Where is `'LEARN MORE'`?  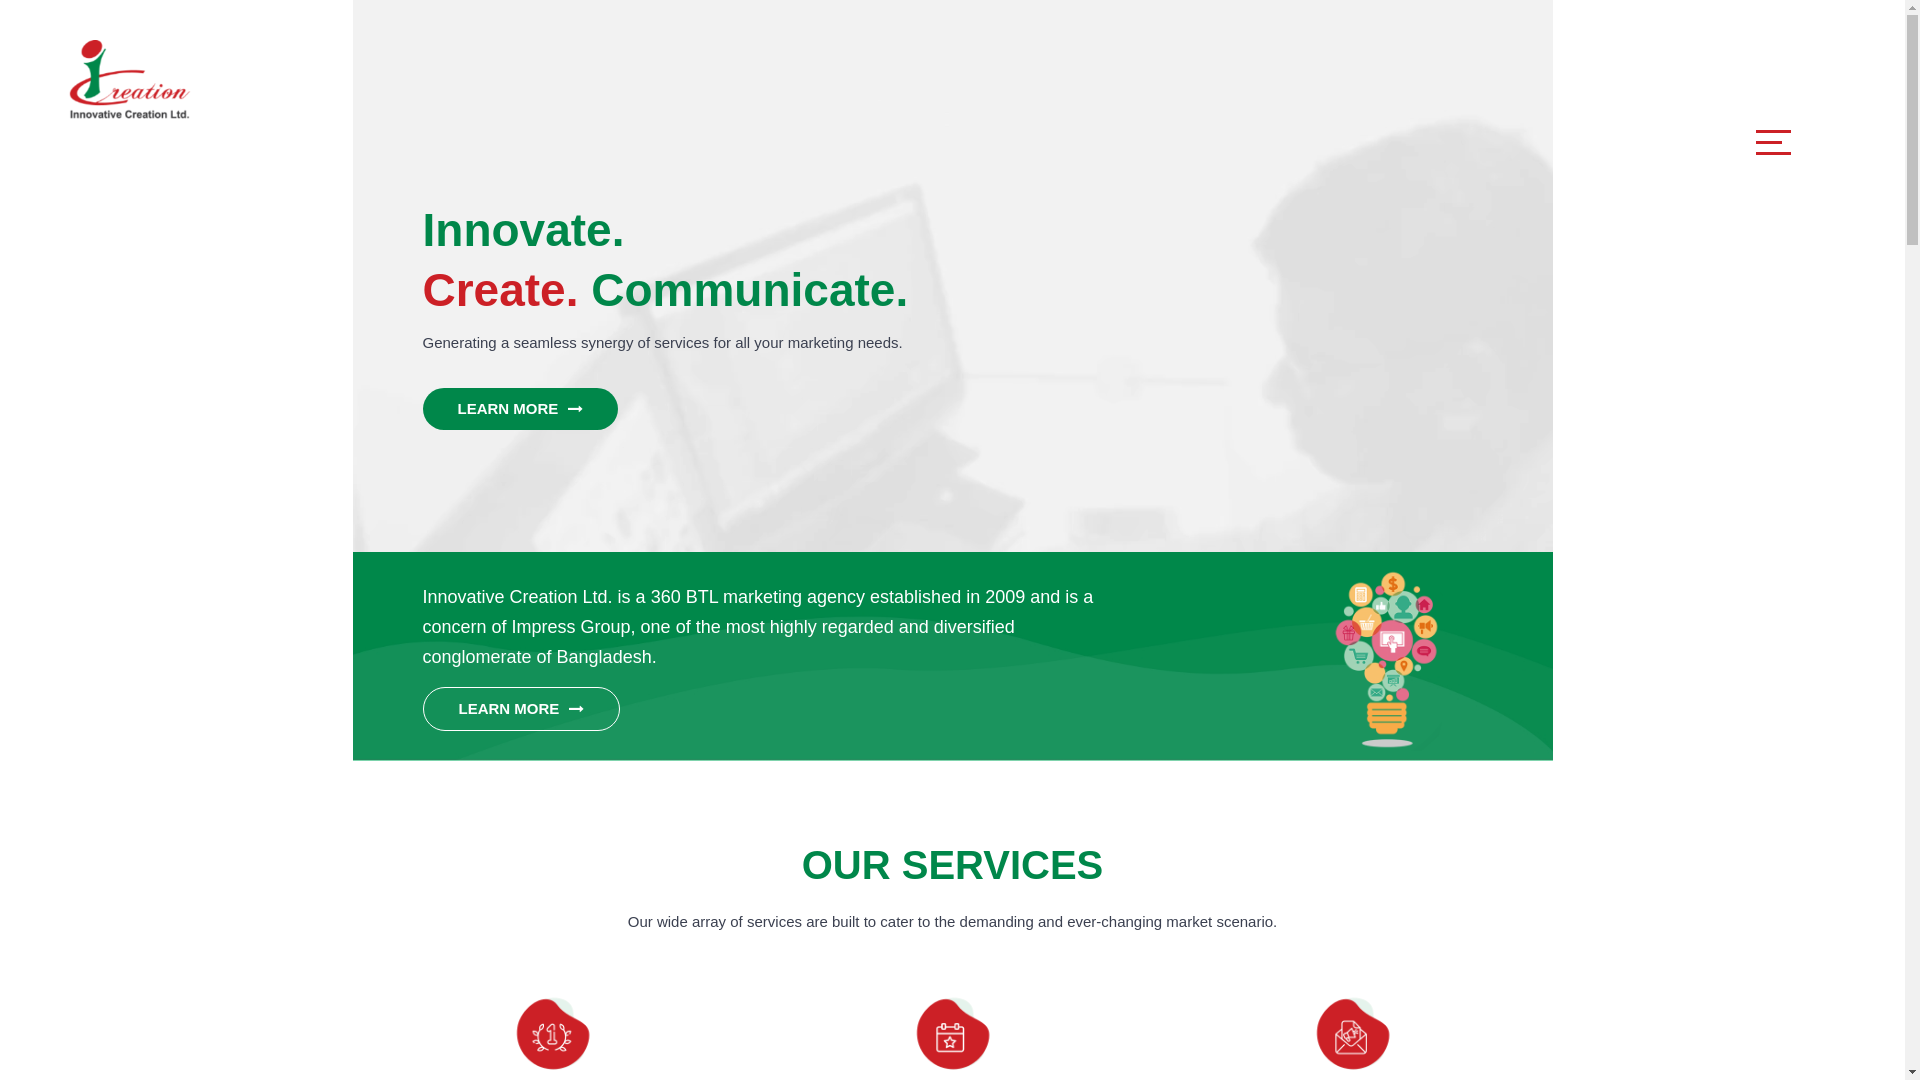 'LEARN MORE' is located at coordinates (520, 708).